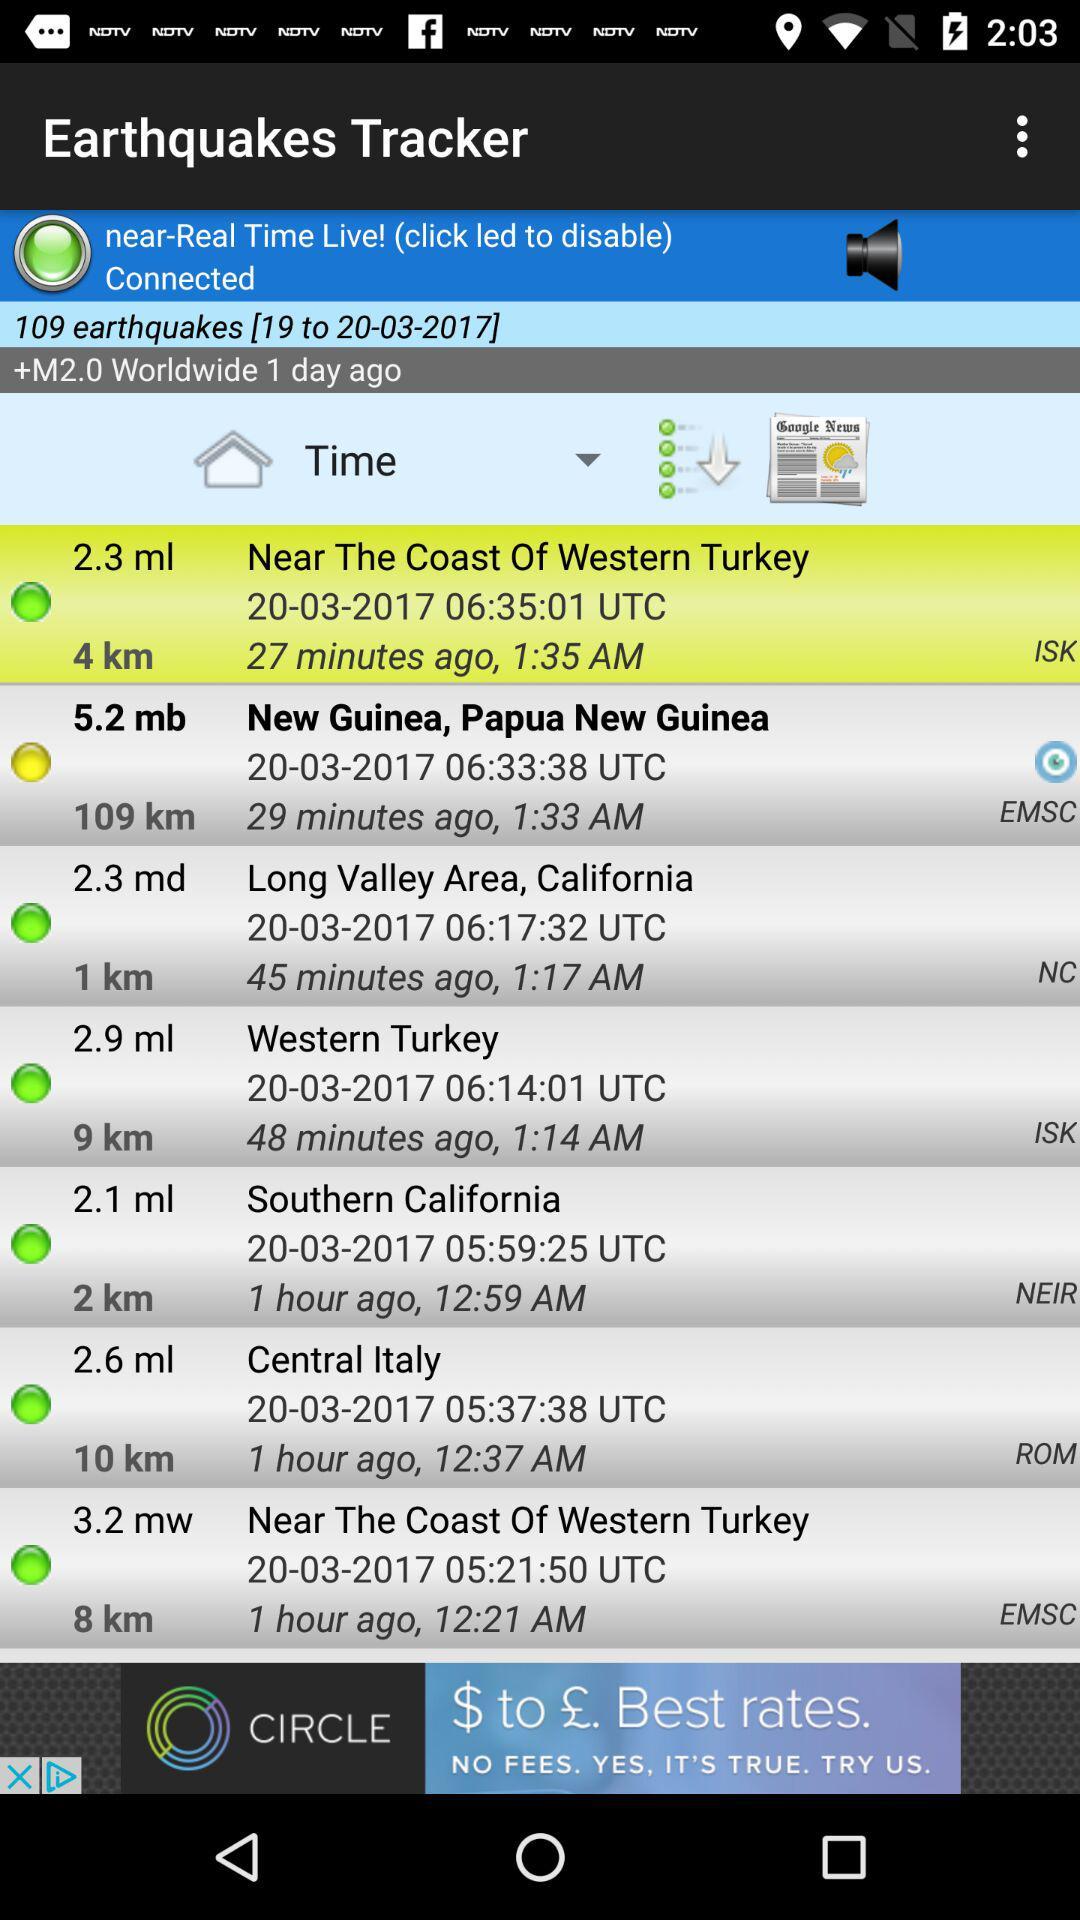 The height and width of the screenshot is (1920, 1080). I want to click on the home icon, so click(232, 458).